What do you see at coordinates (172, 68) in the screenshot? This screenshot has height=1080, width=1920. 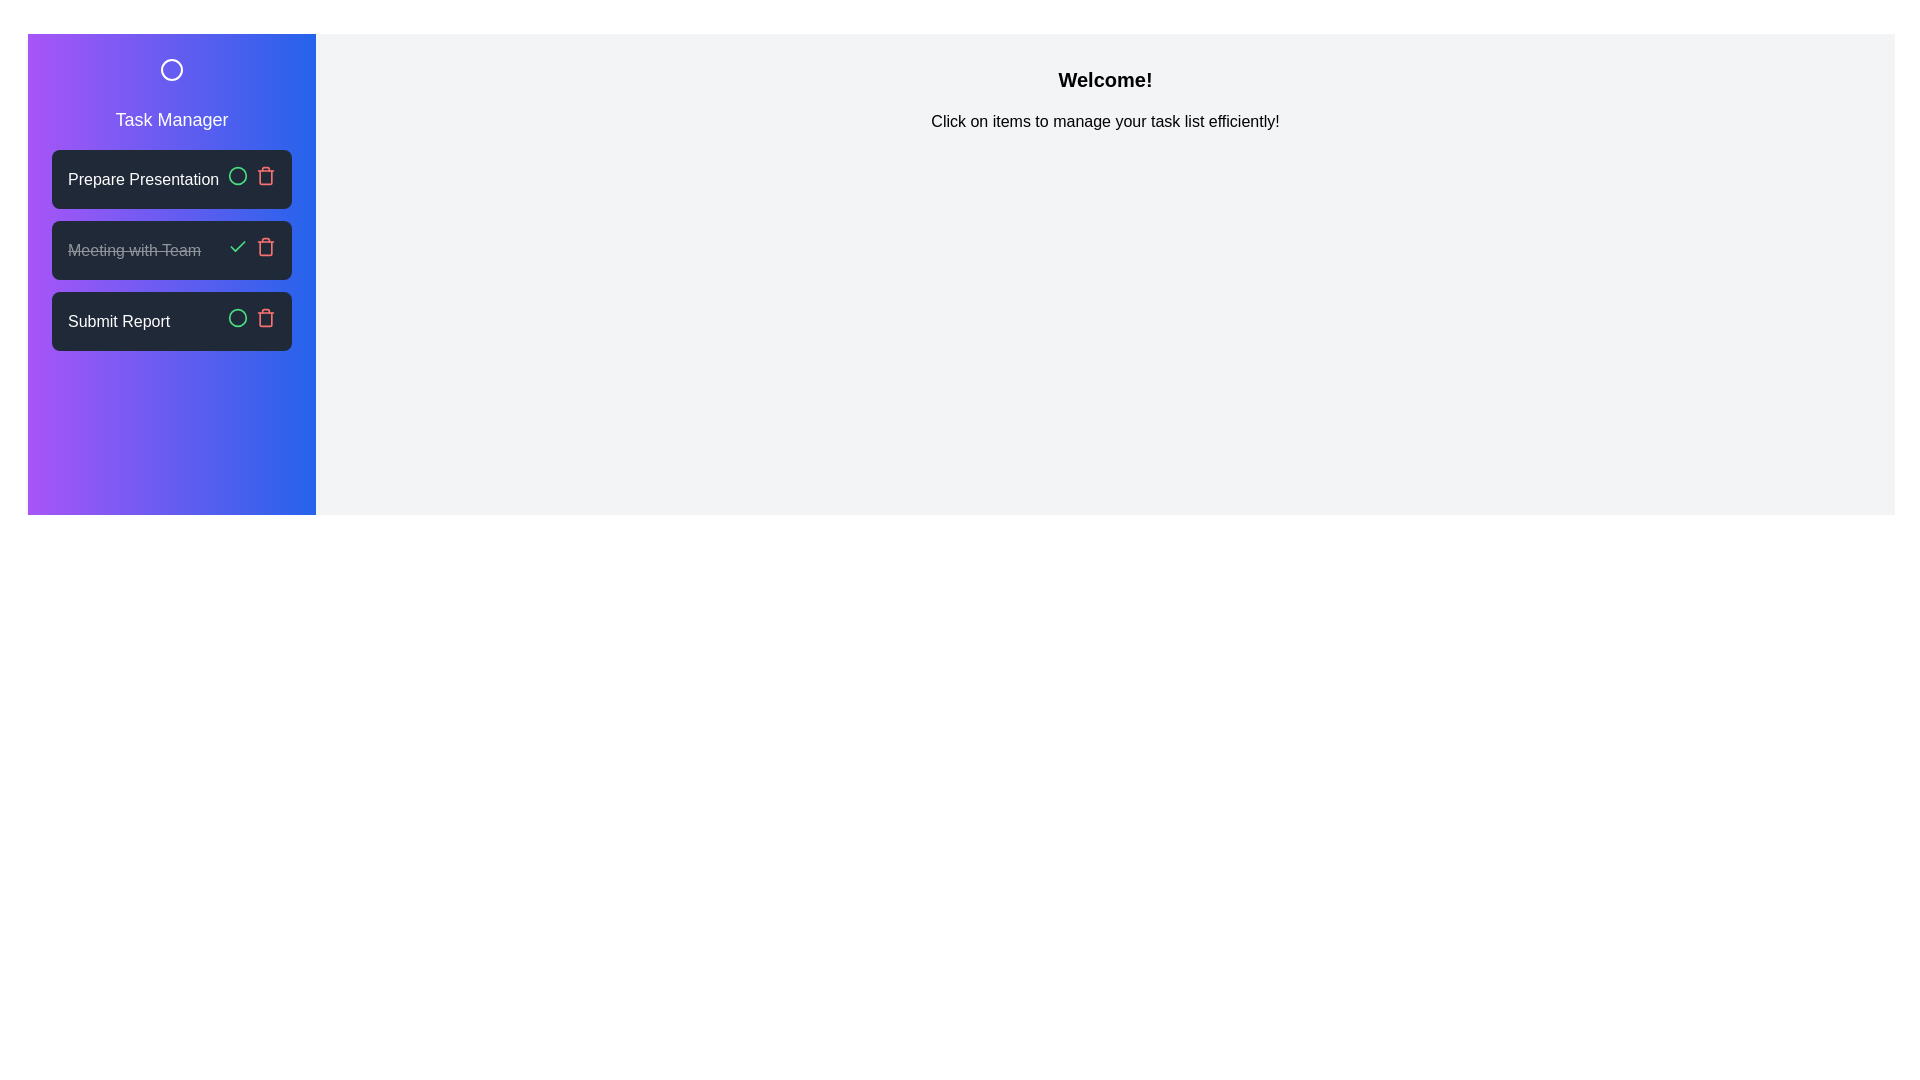 I see `the toggle button to change the drawer state` at bounding box center [172, 68].